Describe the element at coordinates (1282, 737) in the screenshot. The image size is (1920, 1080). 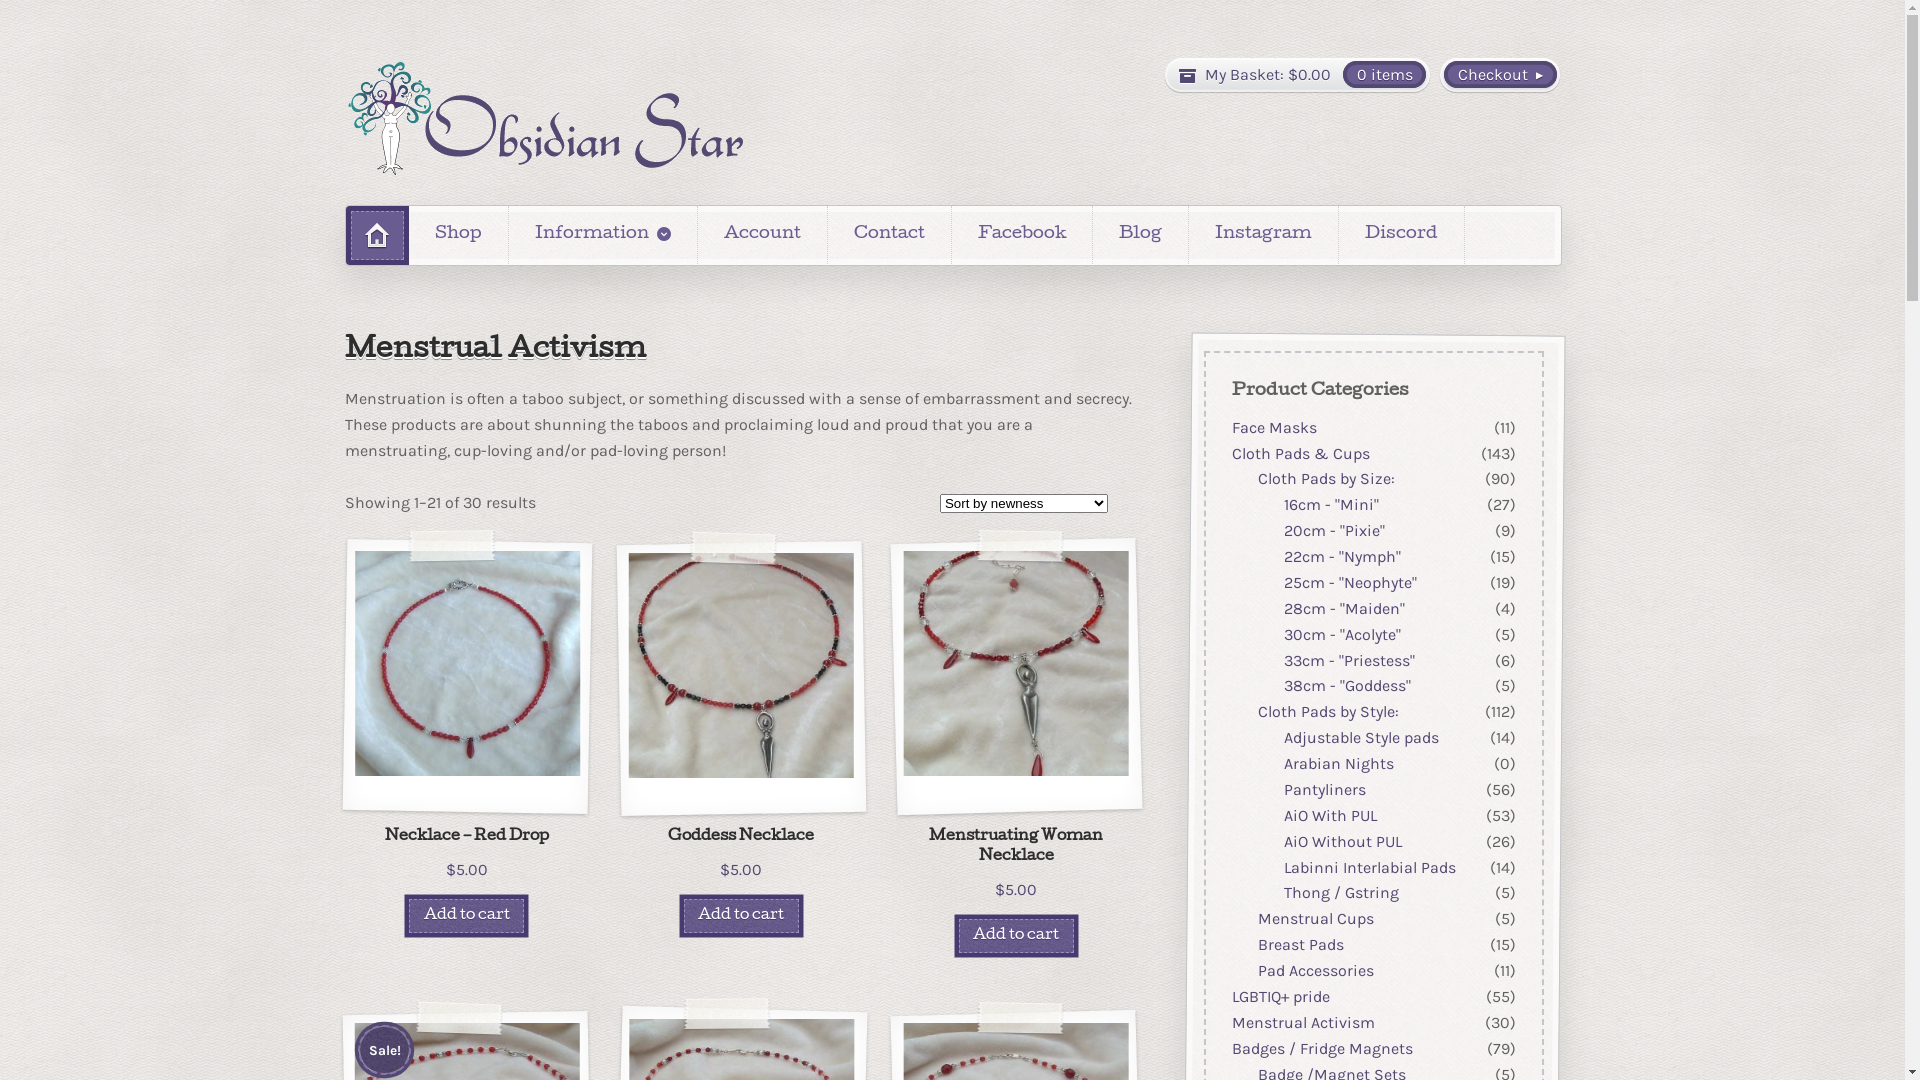
I see `'Adjustable Style pads'` at that location.